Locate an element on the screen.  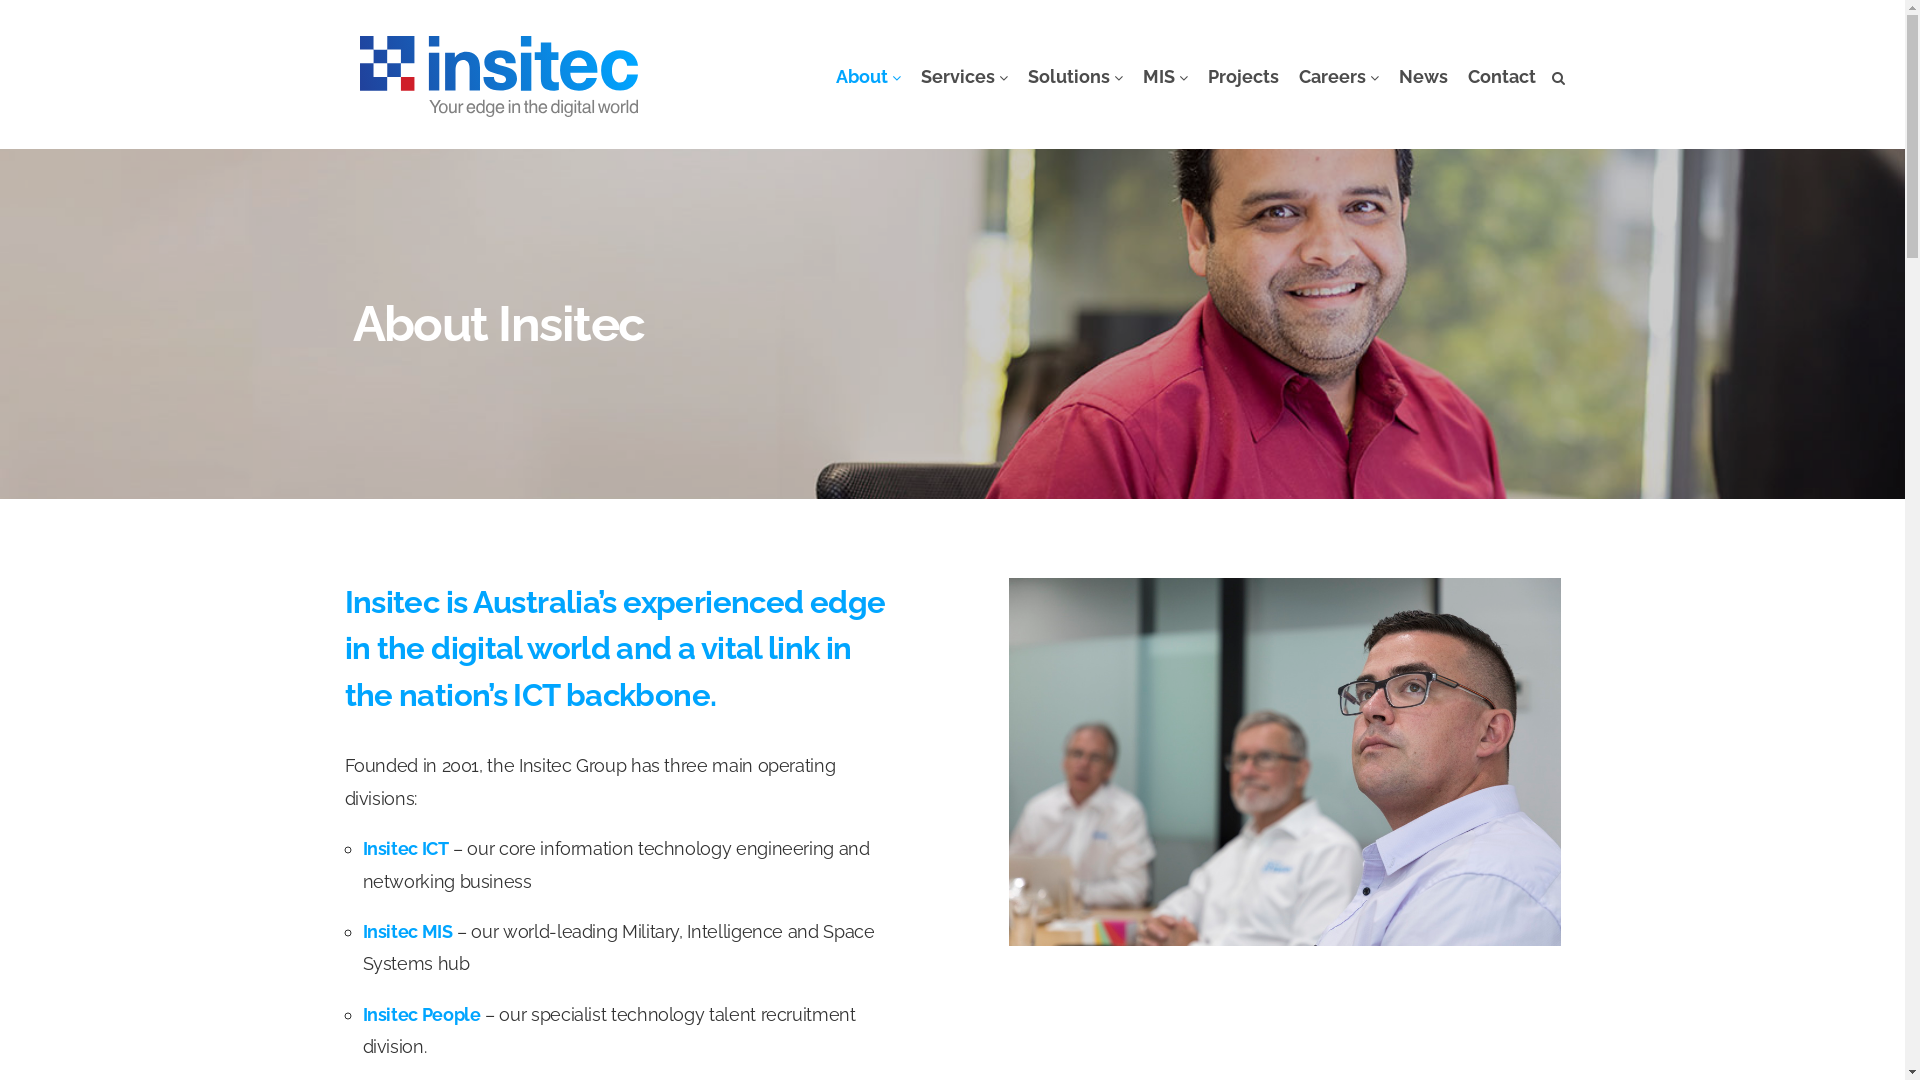
'Insitec People' is located at coordinates (420, 1014).